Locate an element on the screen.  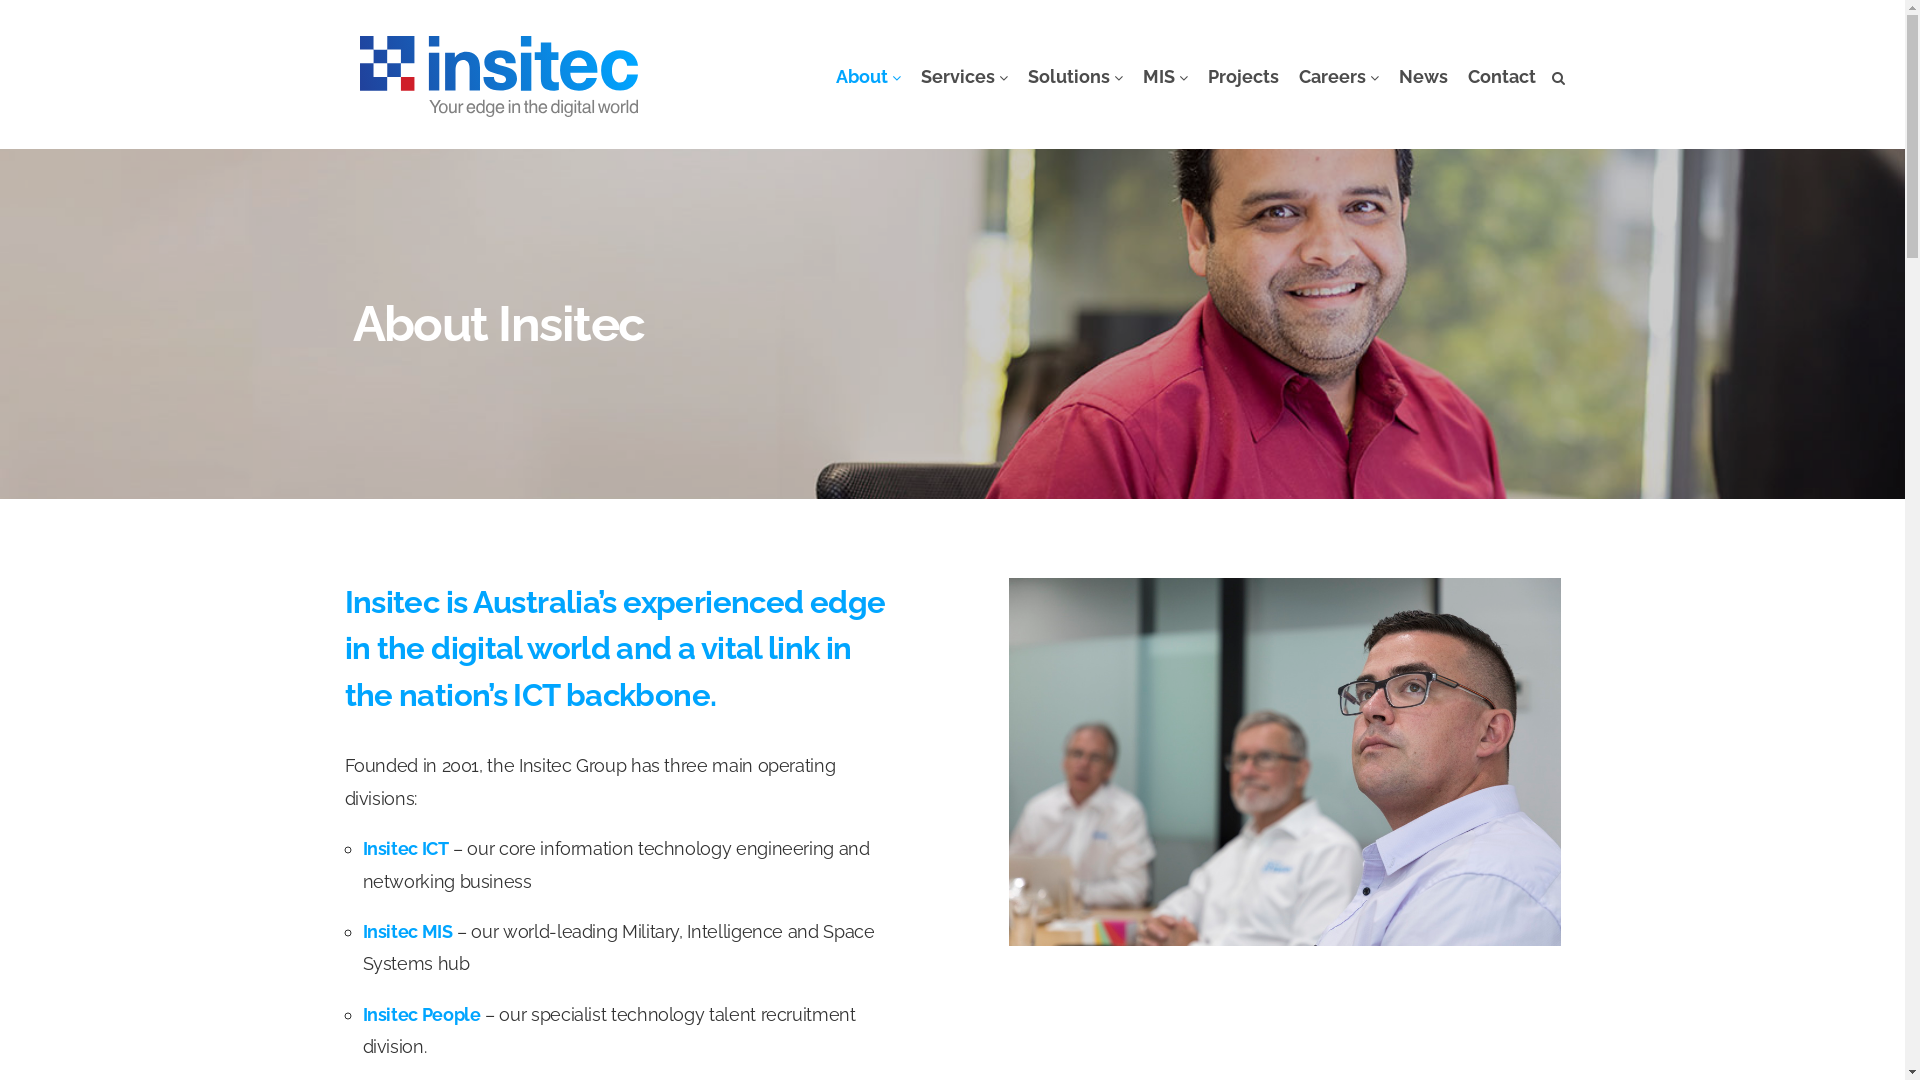
'Insitec People' is located at coordinates (420, 1014).